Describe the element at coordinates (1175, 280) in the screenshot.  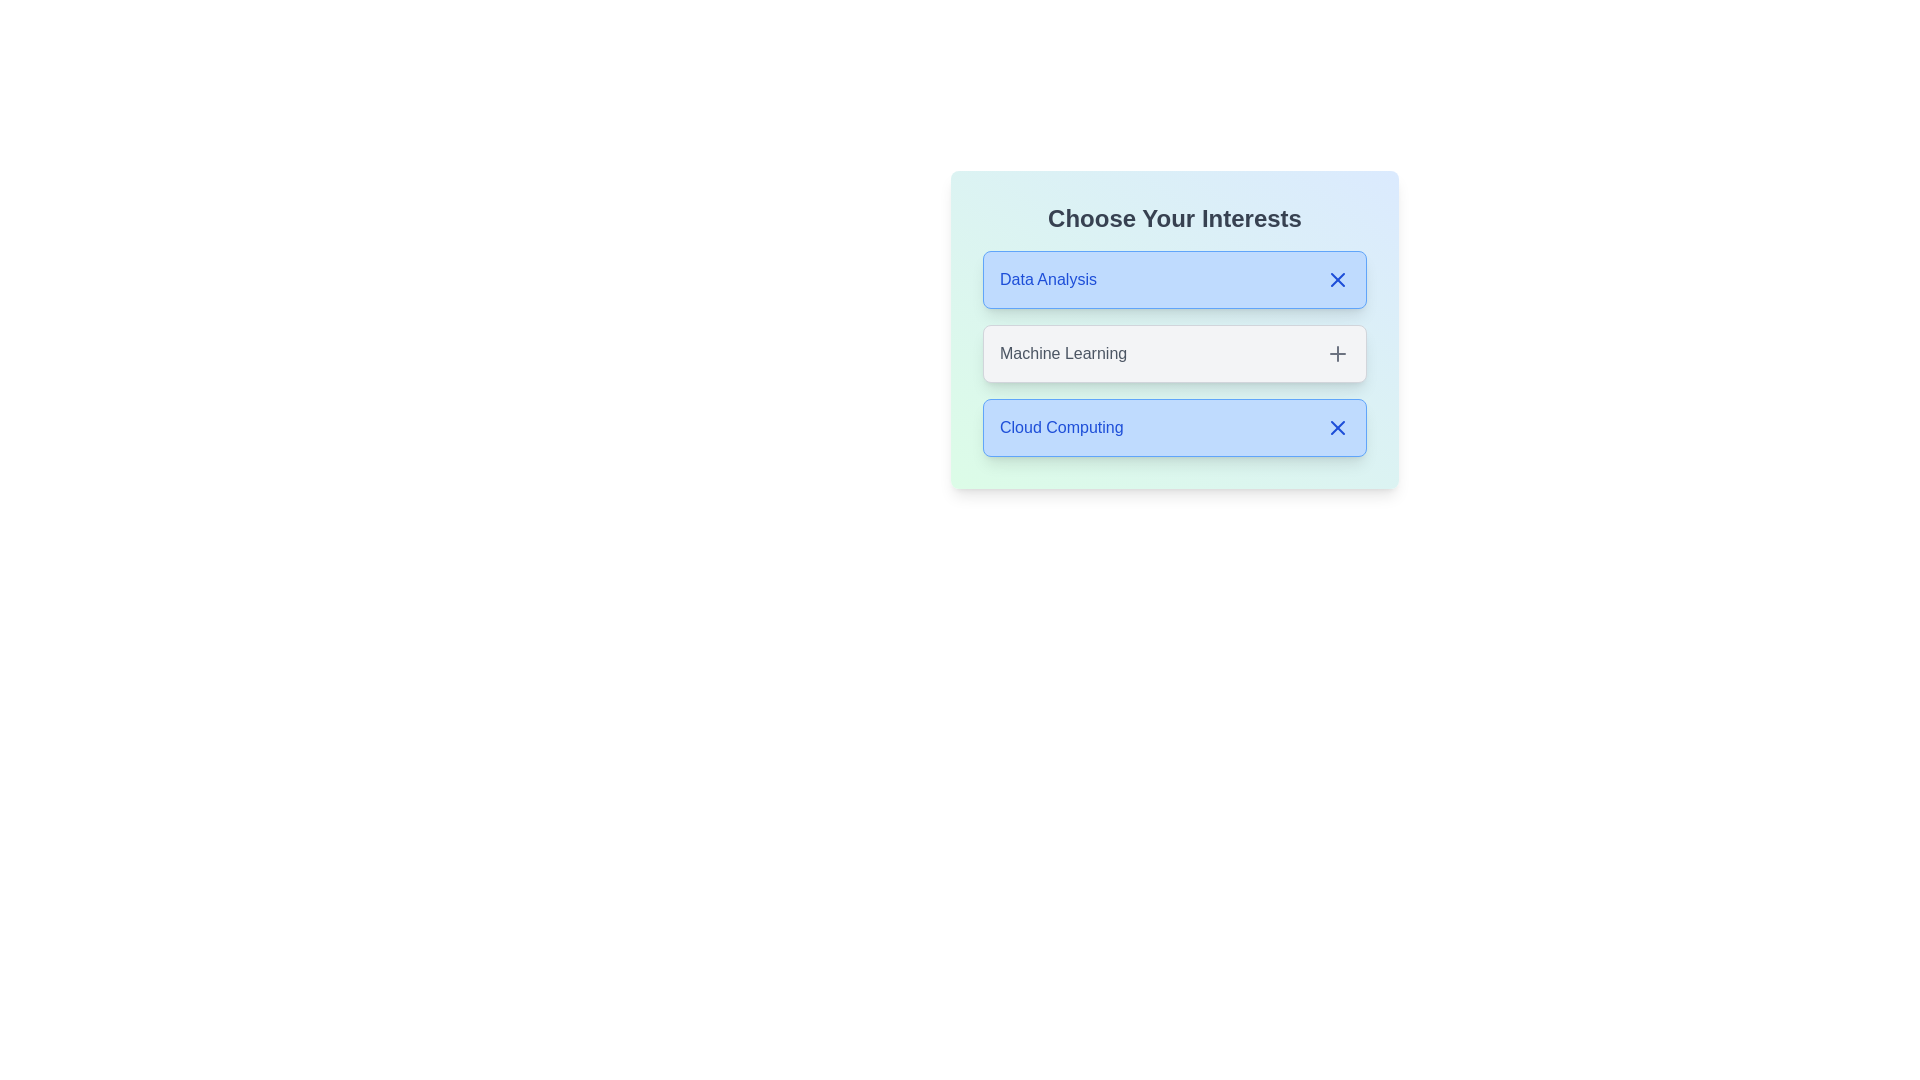
I see `the tag Data Analysis by clicking on it` at that location.